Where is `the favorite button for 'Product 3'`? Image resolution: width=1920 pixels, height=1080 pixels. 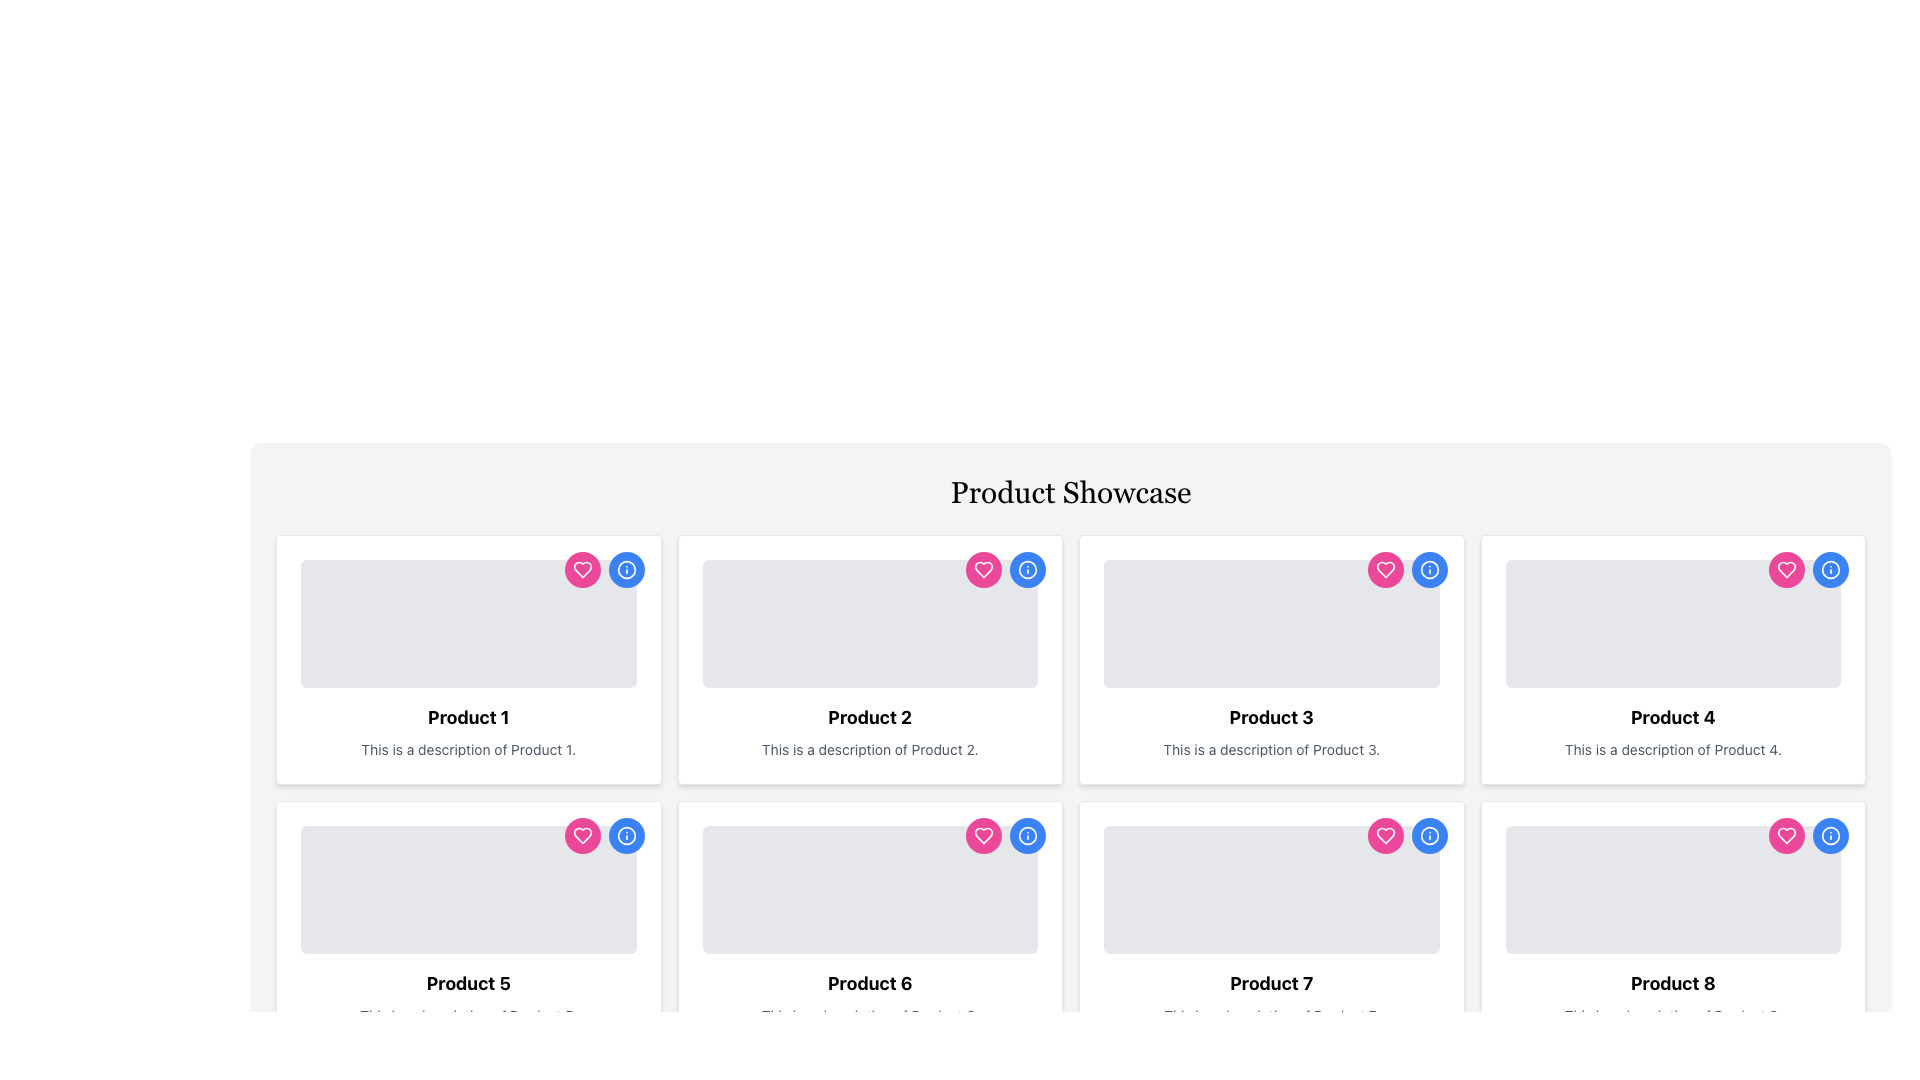
the favorite button for 'Product 3' is located at coordinates (1384, 570).